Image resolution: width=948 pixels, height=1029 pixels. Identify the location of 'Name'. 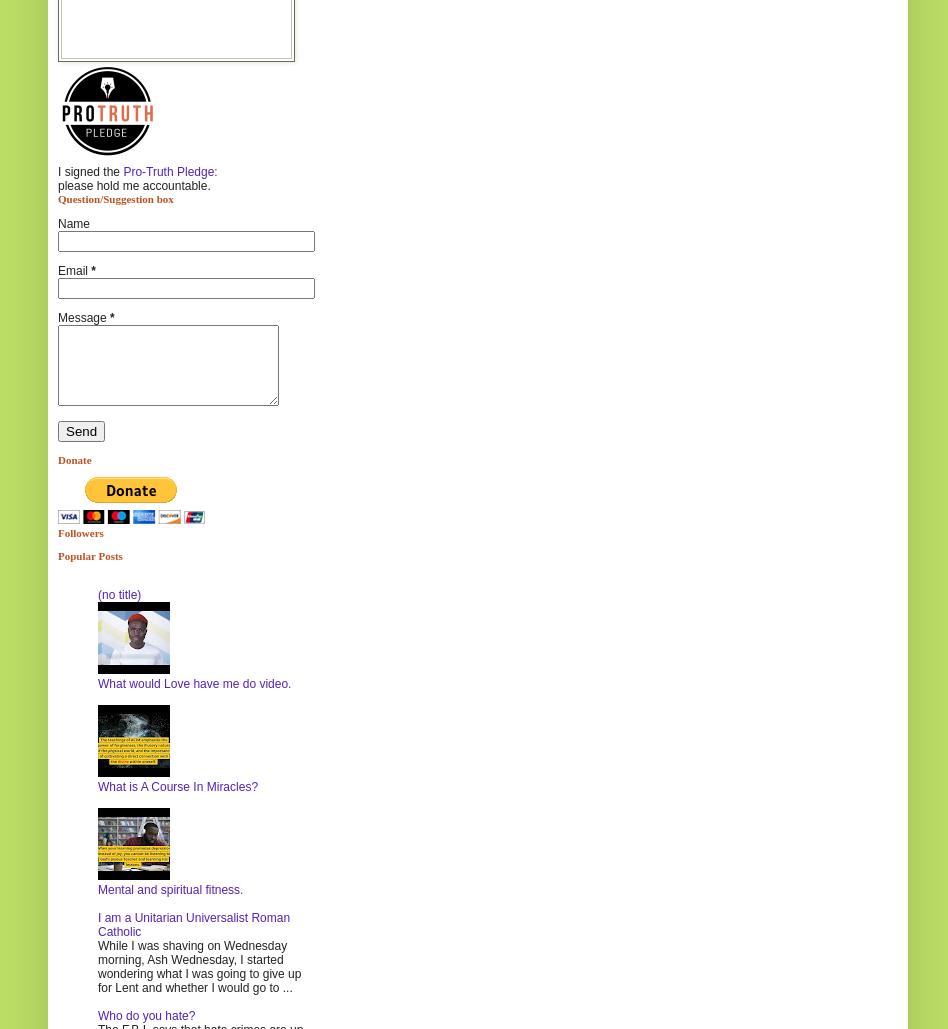
(58, 221).